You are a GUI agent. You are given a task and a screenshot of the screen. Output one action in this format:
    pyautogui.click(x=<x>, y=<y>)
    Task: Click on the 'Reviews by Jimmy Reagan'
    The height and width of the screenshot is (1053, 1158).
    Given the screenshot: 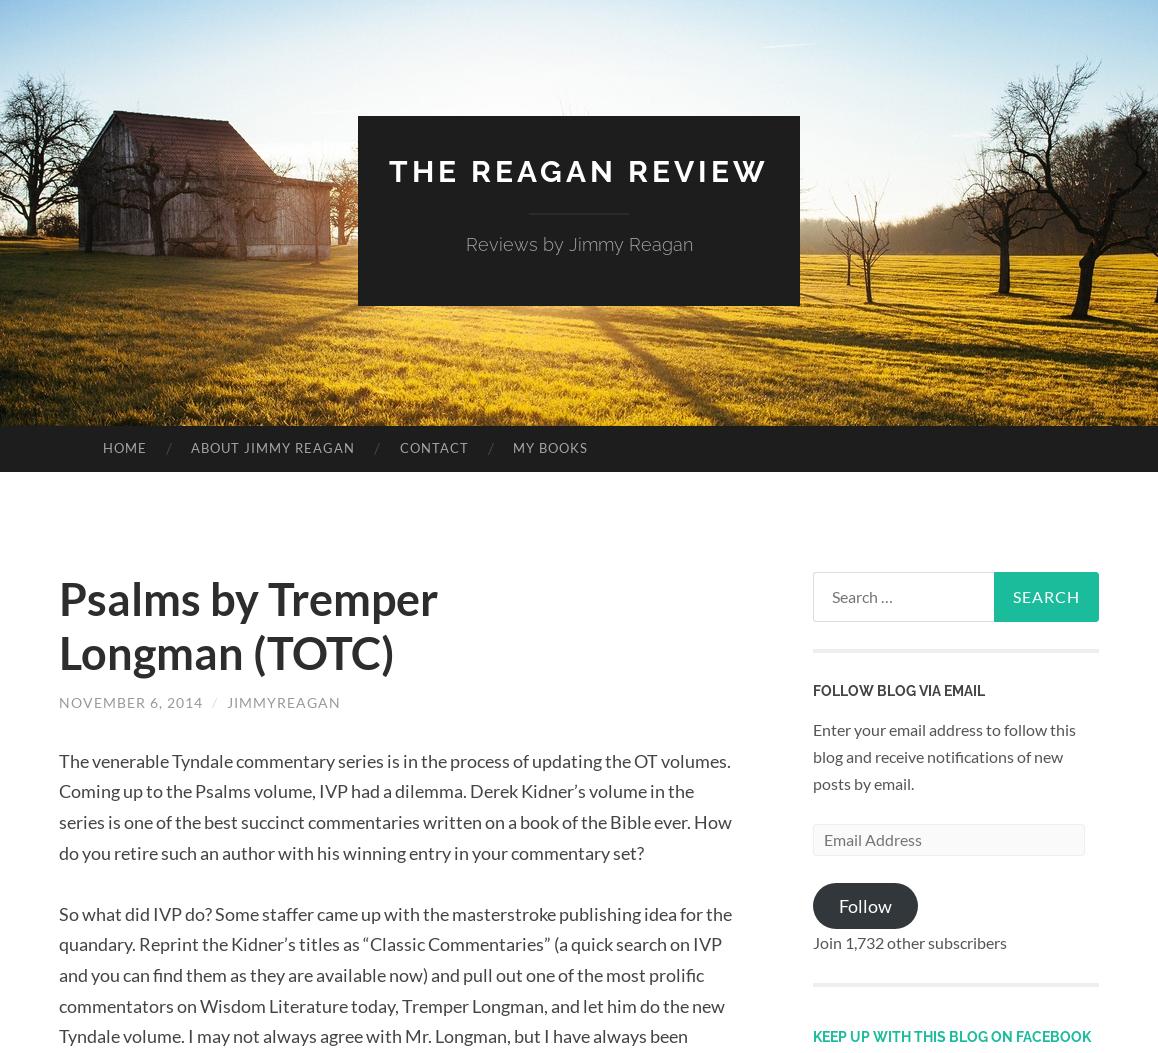 What is the action you would take?
    pyautogui.click(x=578, y=242)
    